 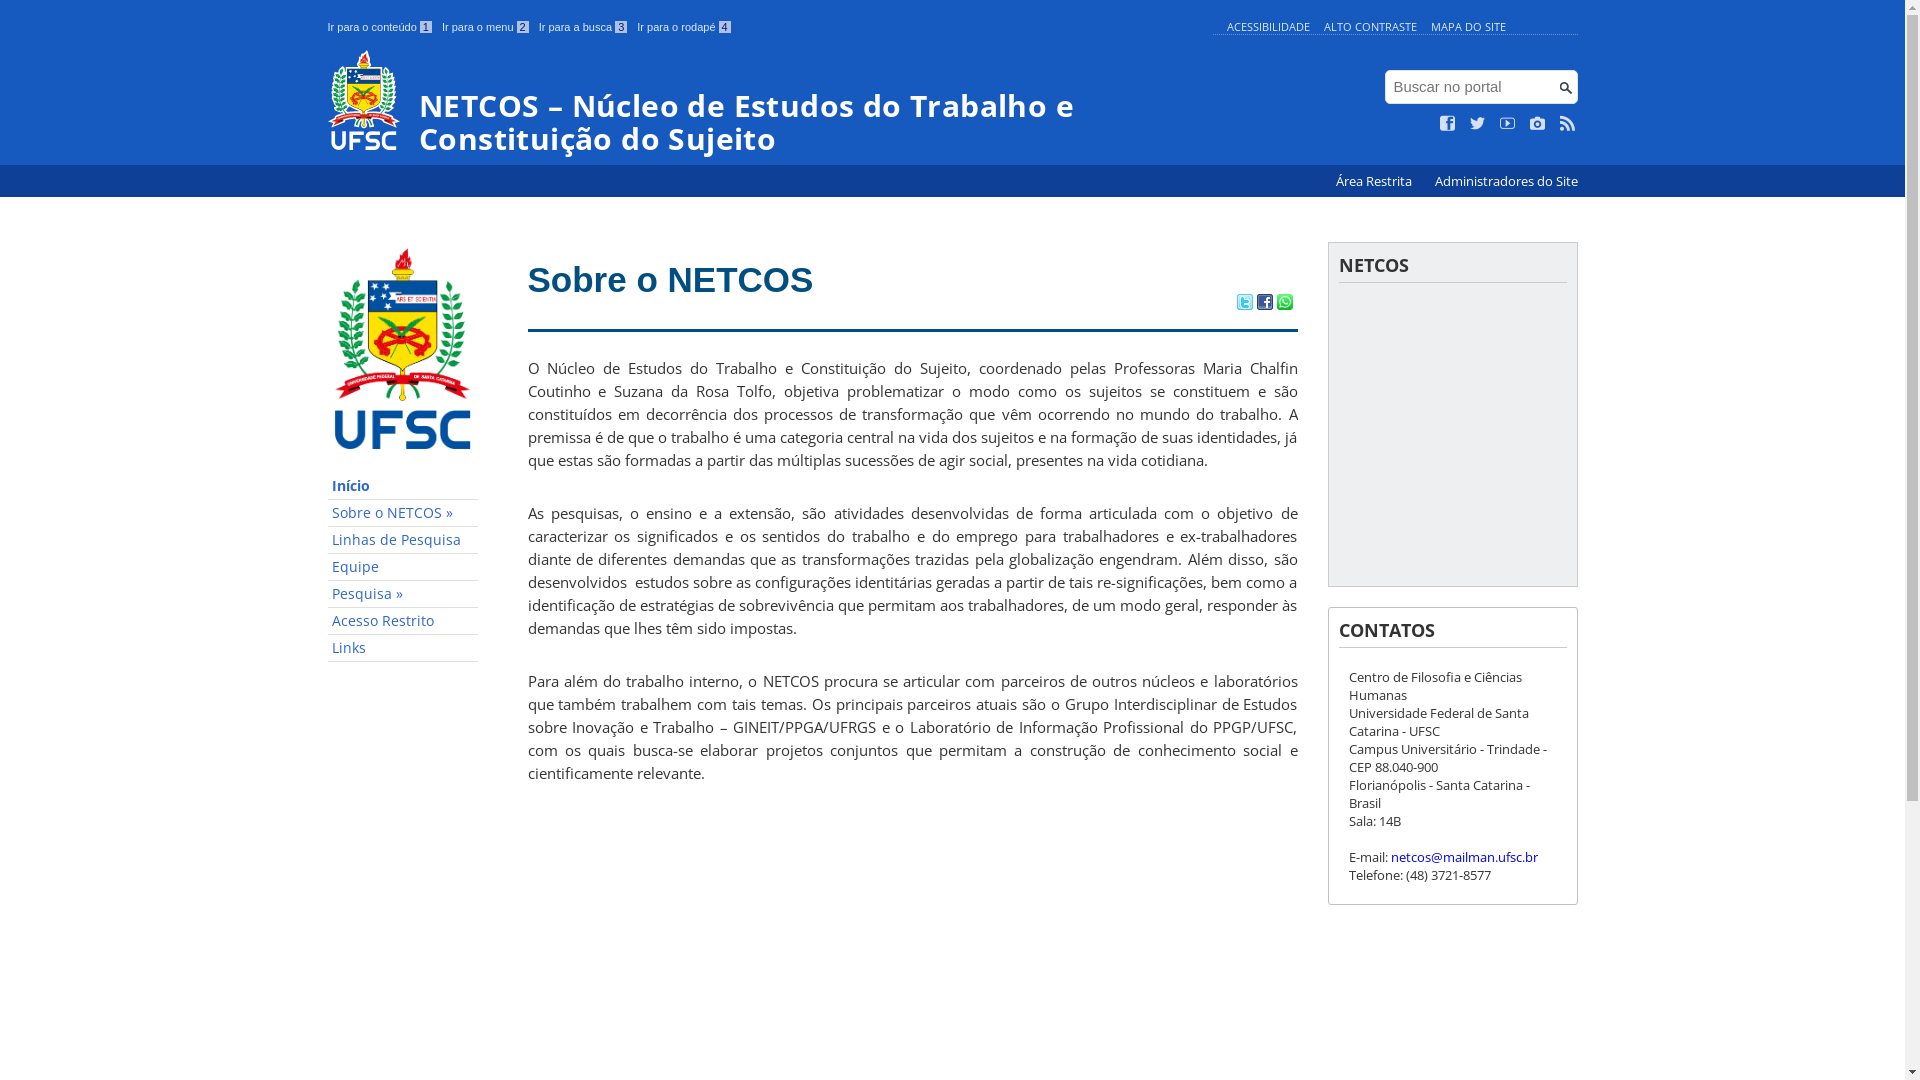 What do you see at coordinates (1448, 123) in the screenshot?
I see `'Curta no Facebook'` at bounding box center [1448, 123].